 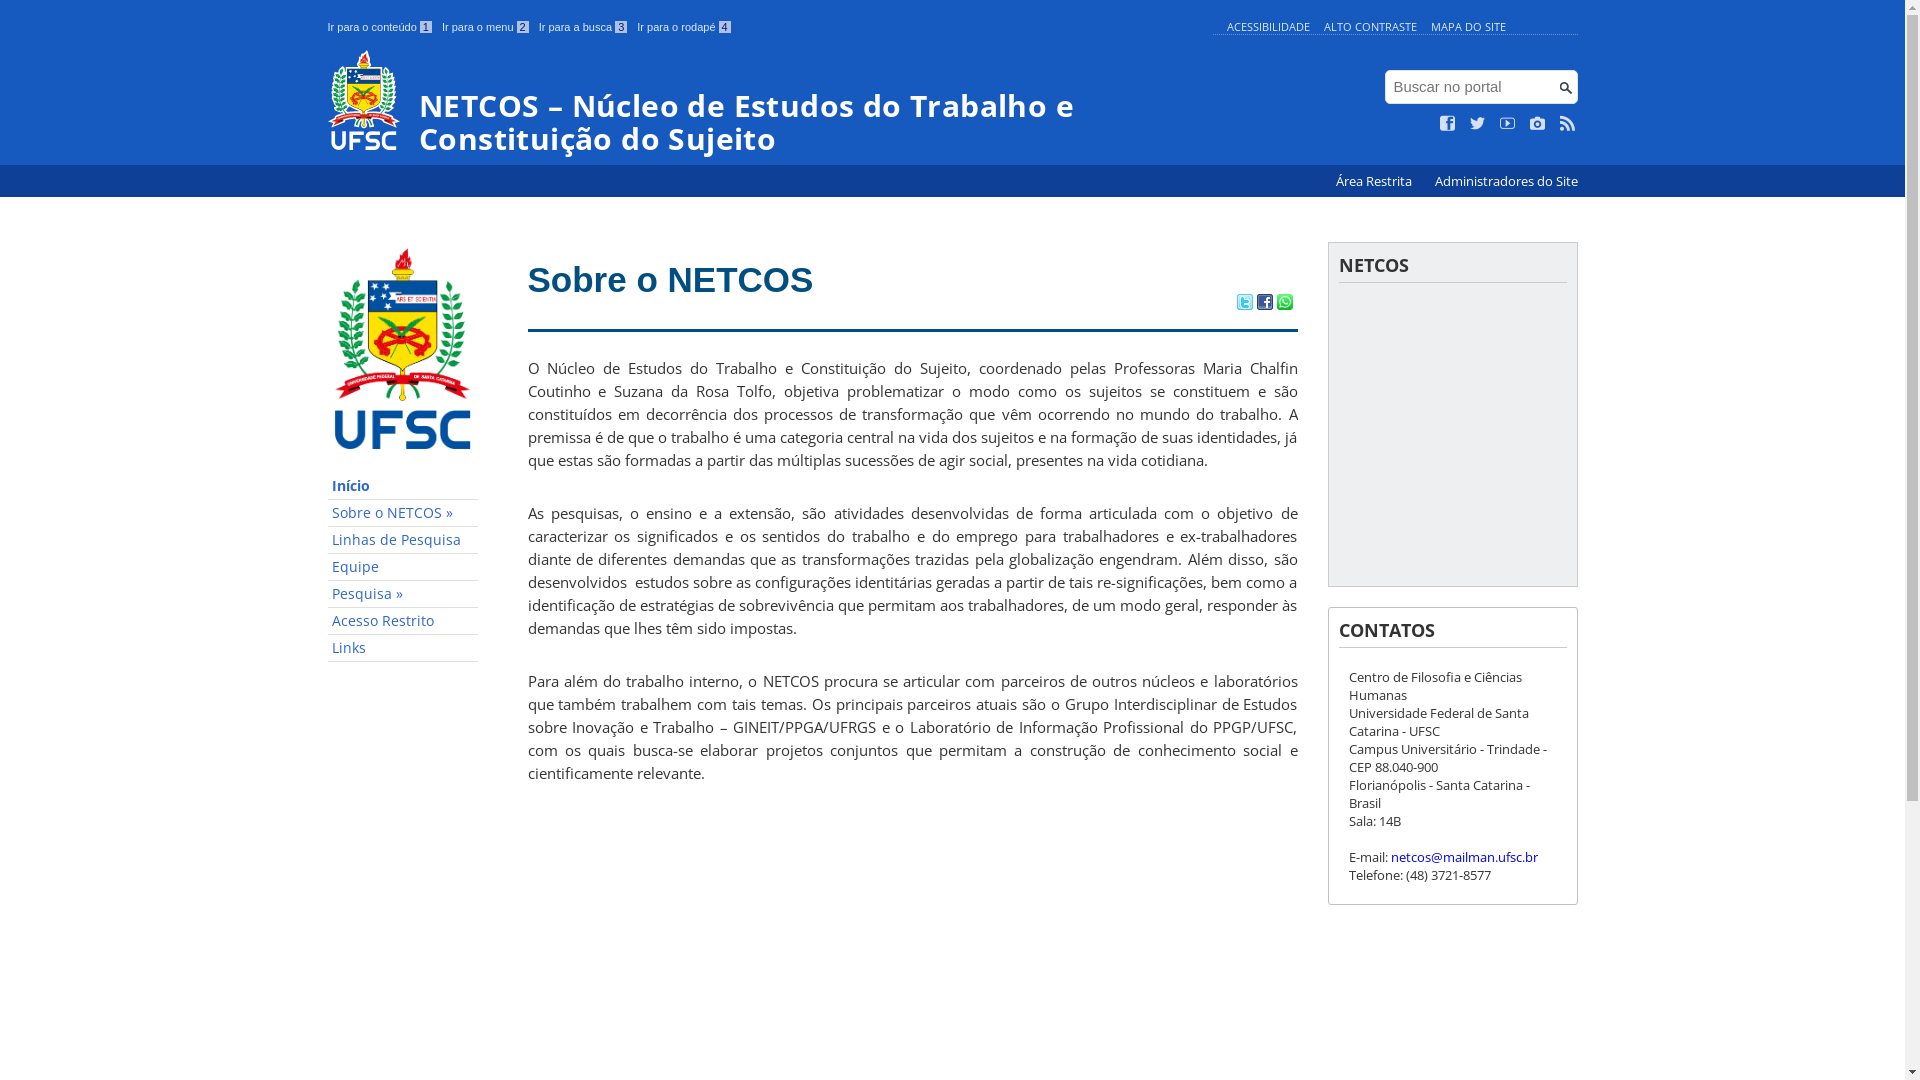 What do you see at coordinates (1448, 123) in the screenshot?
I see `'Curta no Facebook'` at bounding box center [1448, 123].